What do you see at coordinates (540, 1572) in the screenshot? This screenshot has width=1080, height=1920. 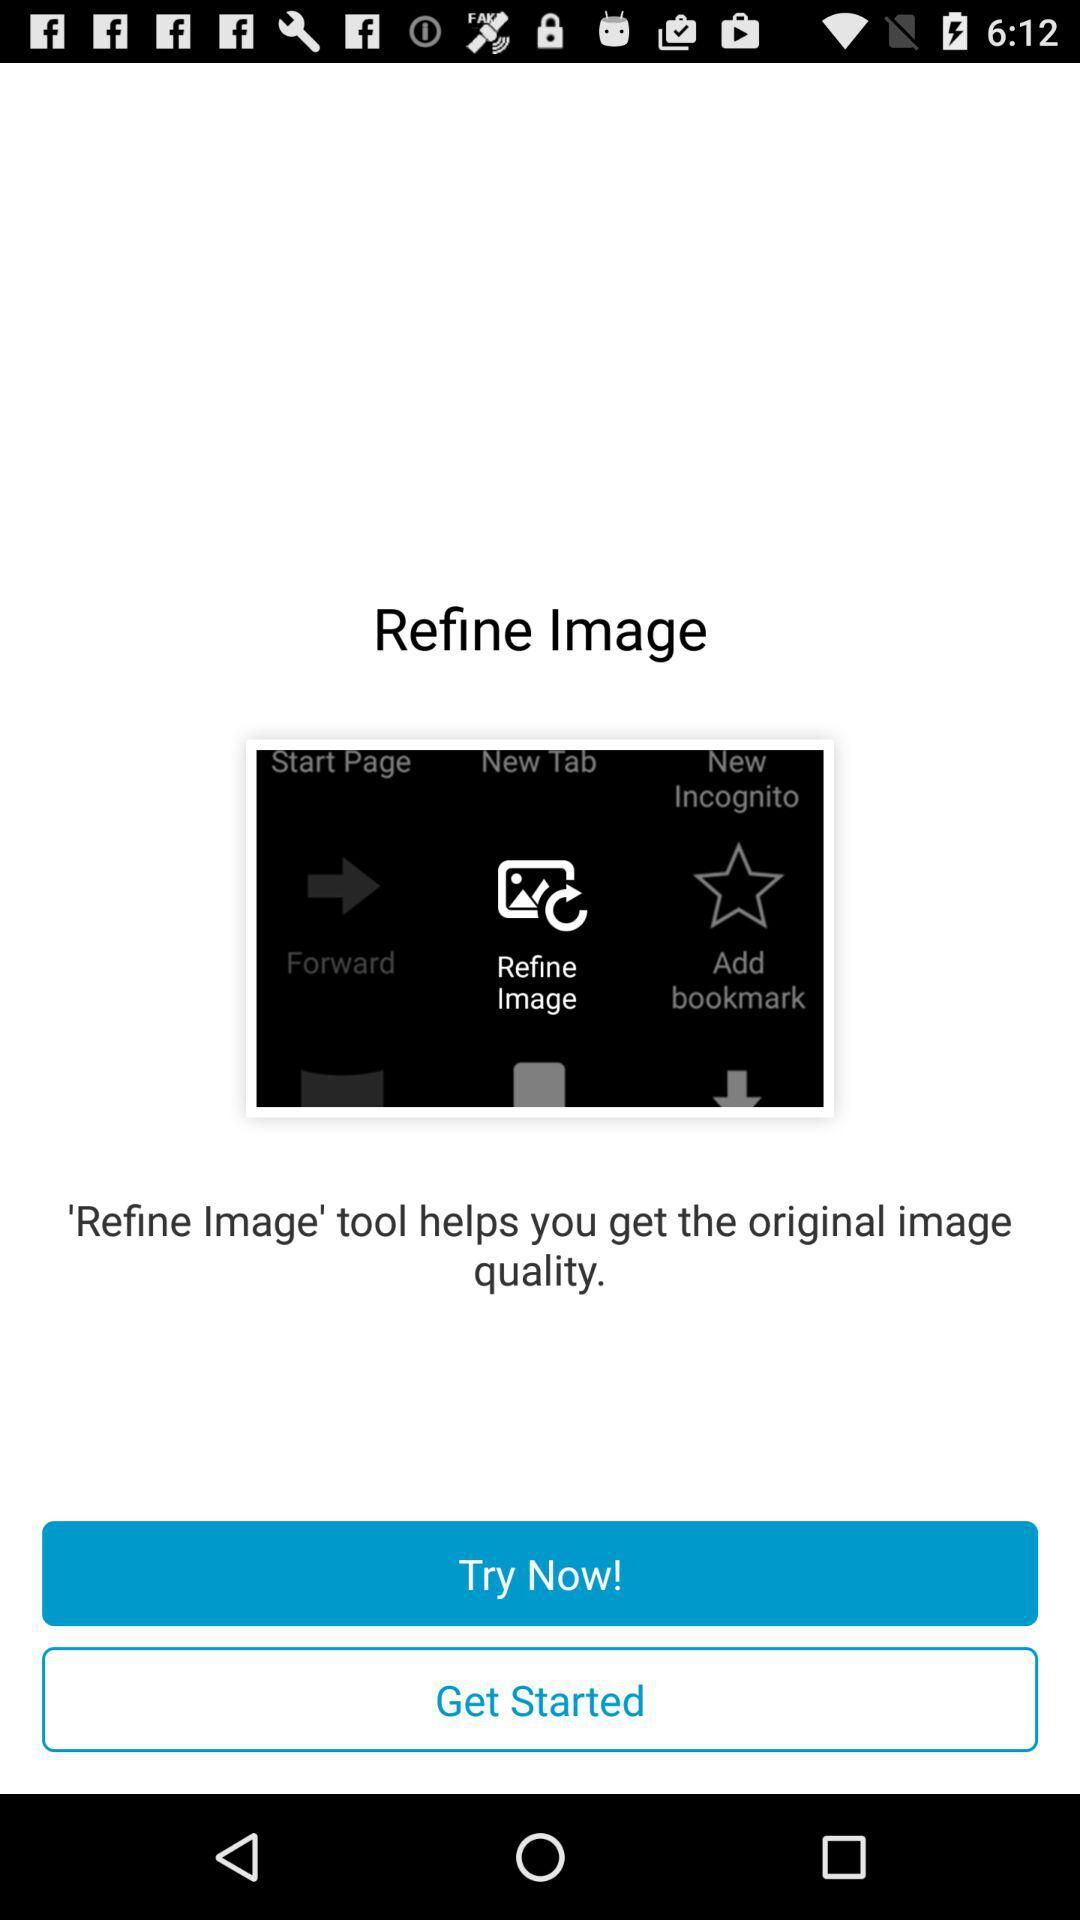 I see `app below the refine image tool item` at bounding box center [540, 1572].